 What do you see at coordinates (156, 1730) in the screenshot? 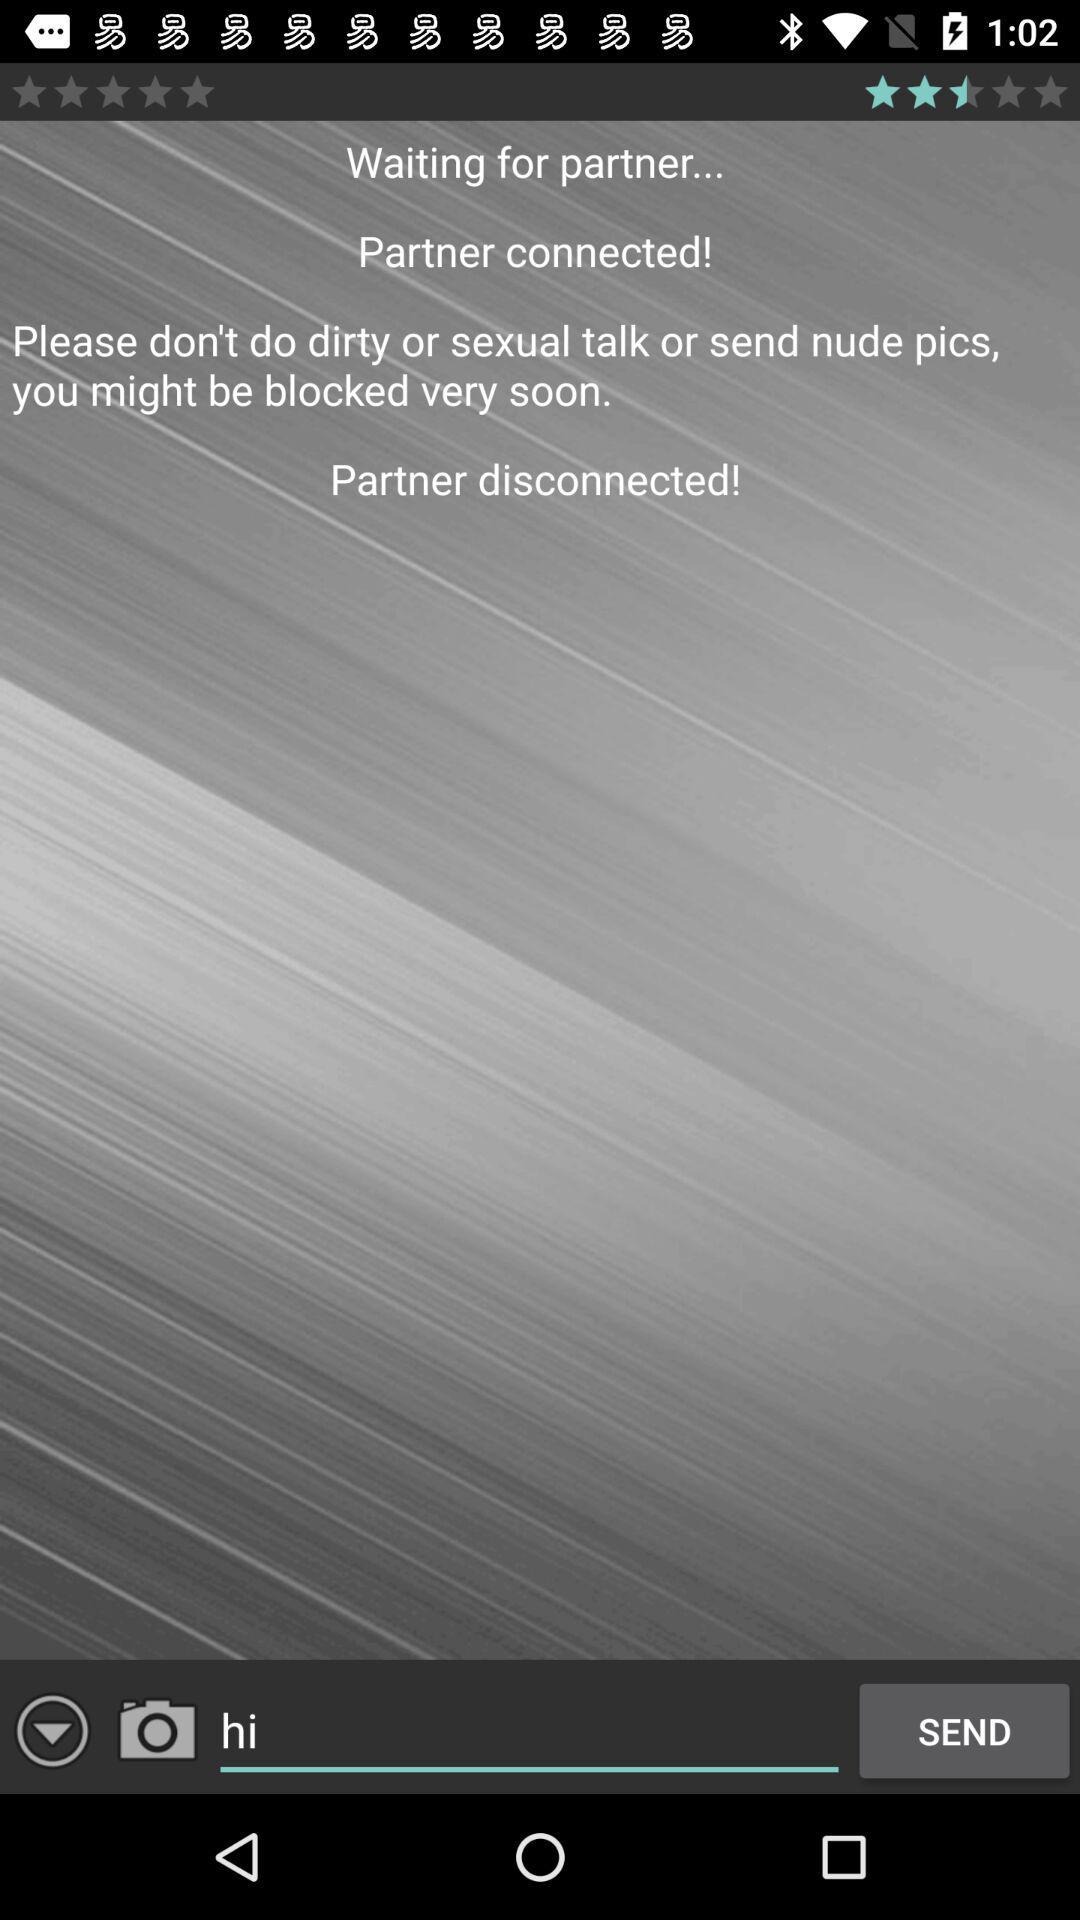
I see `the photo icon` at bounding box center [156, 1730].